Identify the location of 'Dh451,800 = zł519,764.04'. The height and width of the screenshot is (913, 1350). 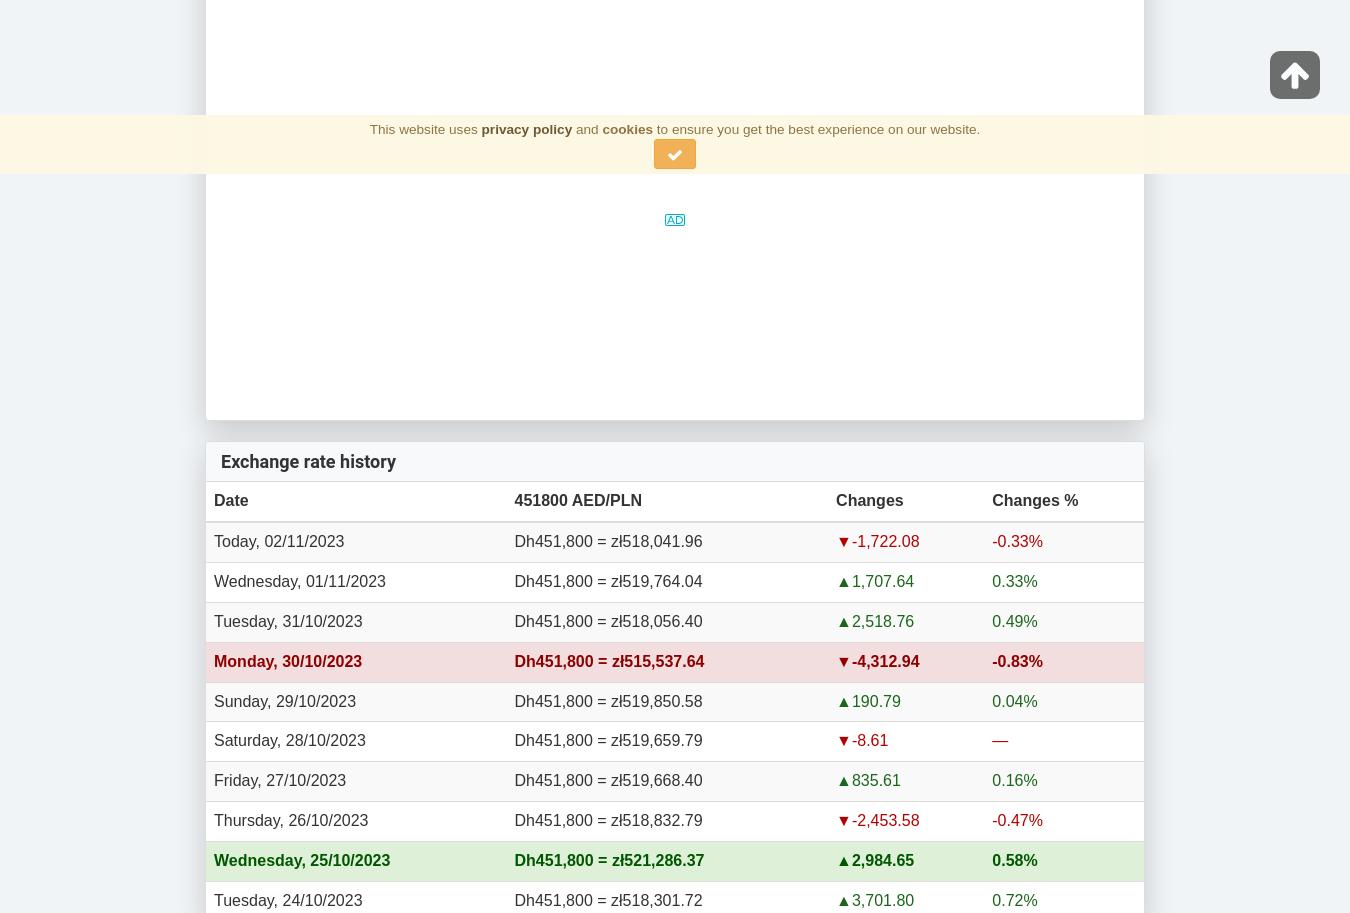
(608, 581).